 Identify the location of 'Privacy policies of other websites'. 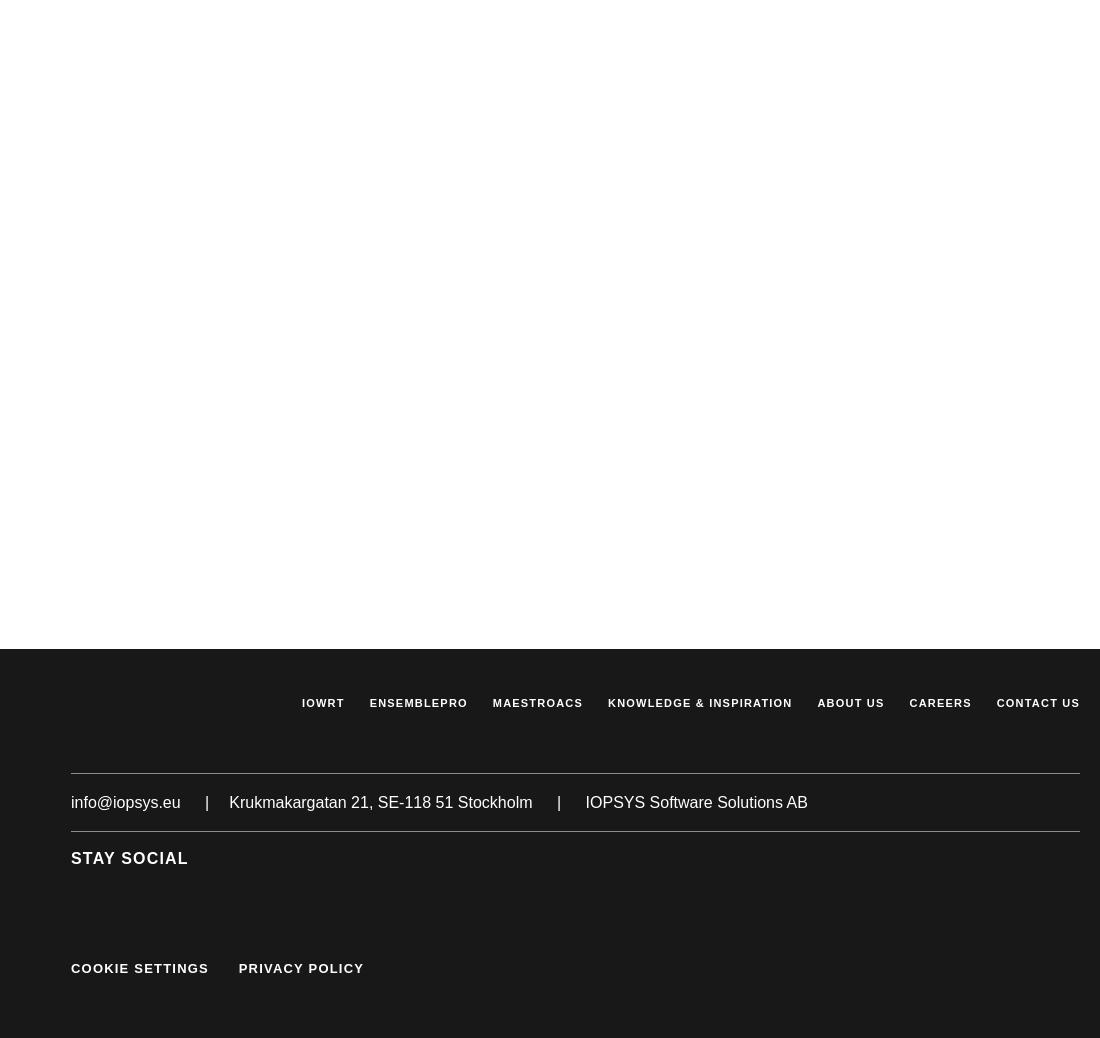
(297, 21).